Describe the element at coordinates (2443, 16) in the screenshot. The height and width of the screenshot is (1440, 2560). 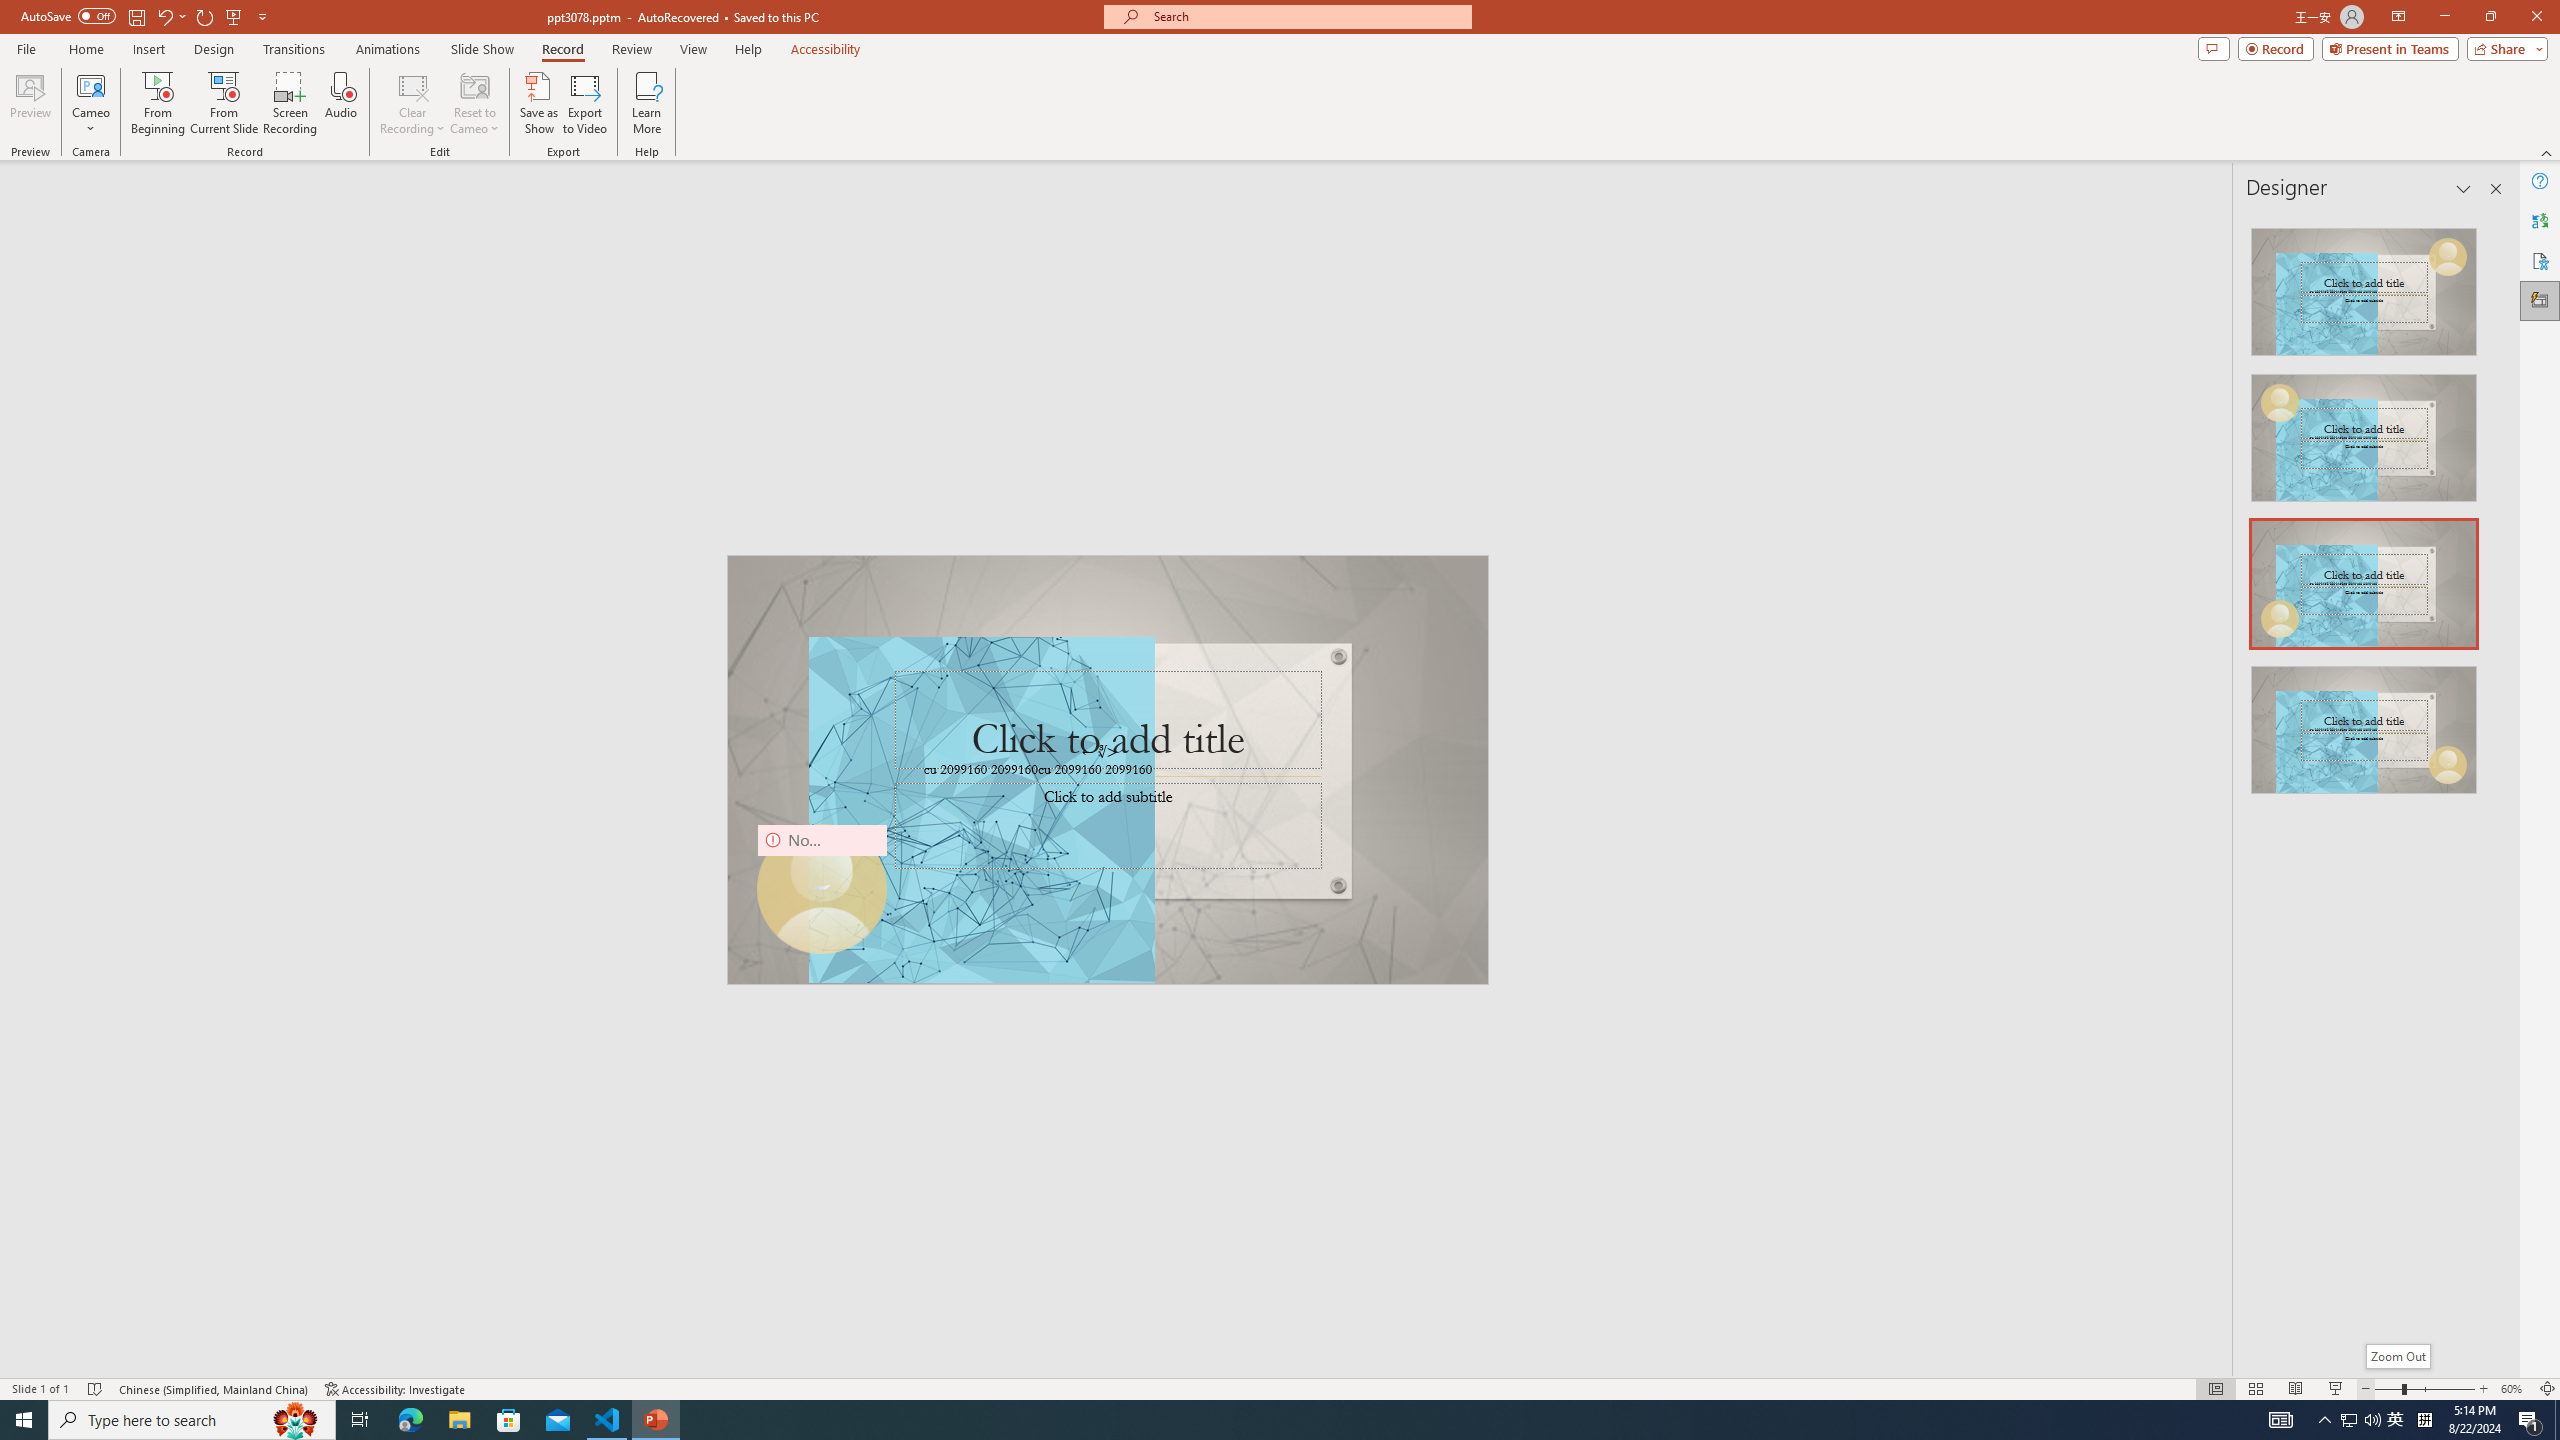
I see `'Minimize'` at that location.